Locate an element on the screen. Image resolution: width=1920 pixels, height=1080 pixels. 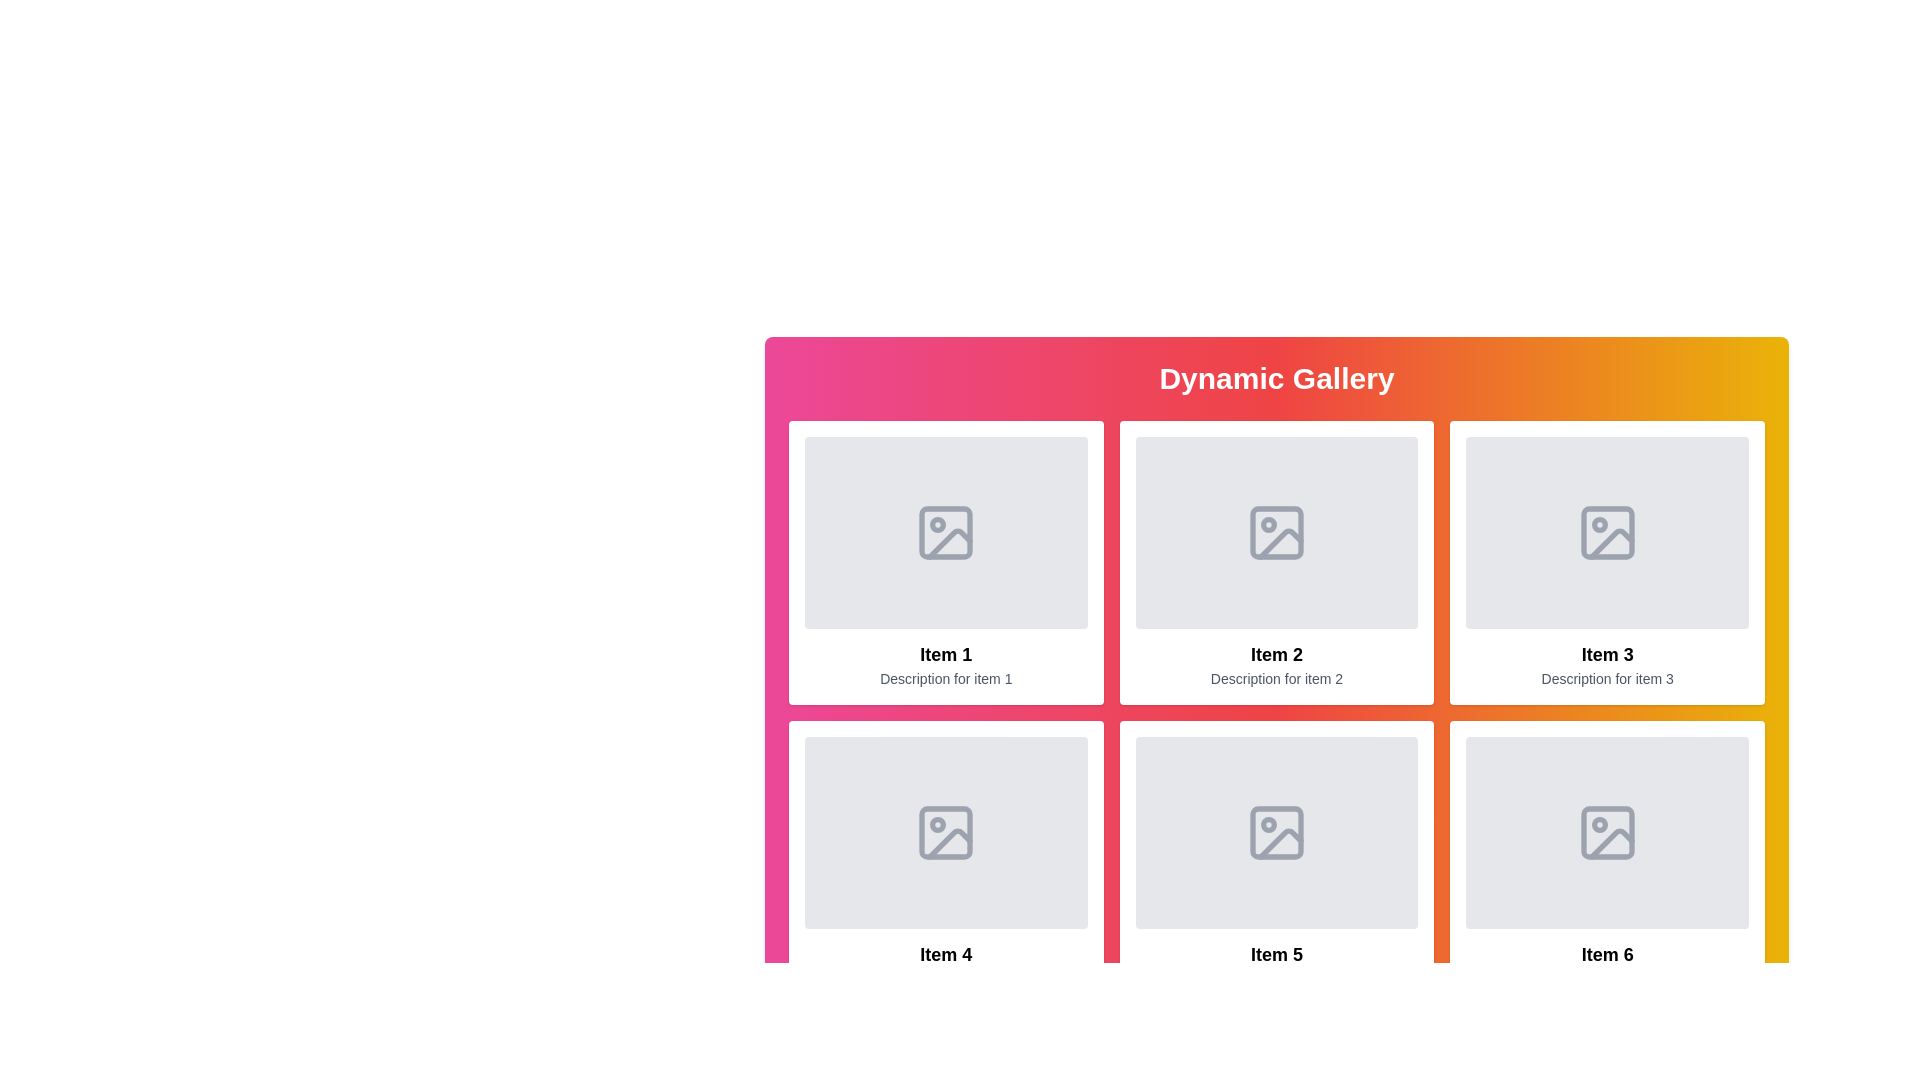
the 'Item 6' text element to trigger any associated tooltips is located at coordinates (1607, 954).